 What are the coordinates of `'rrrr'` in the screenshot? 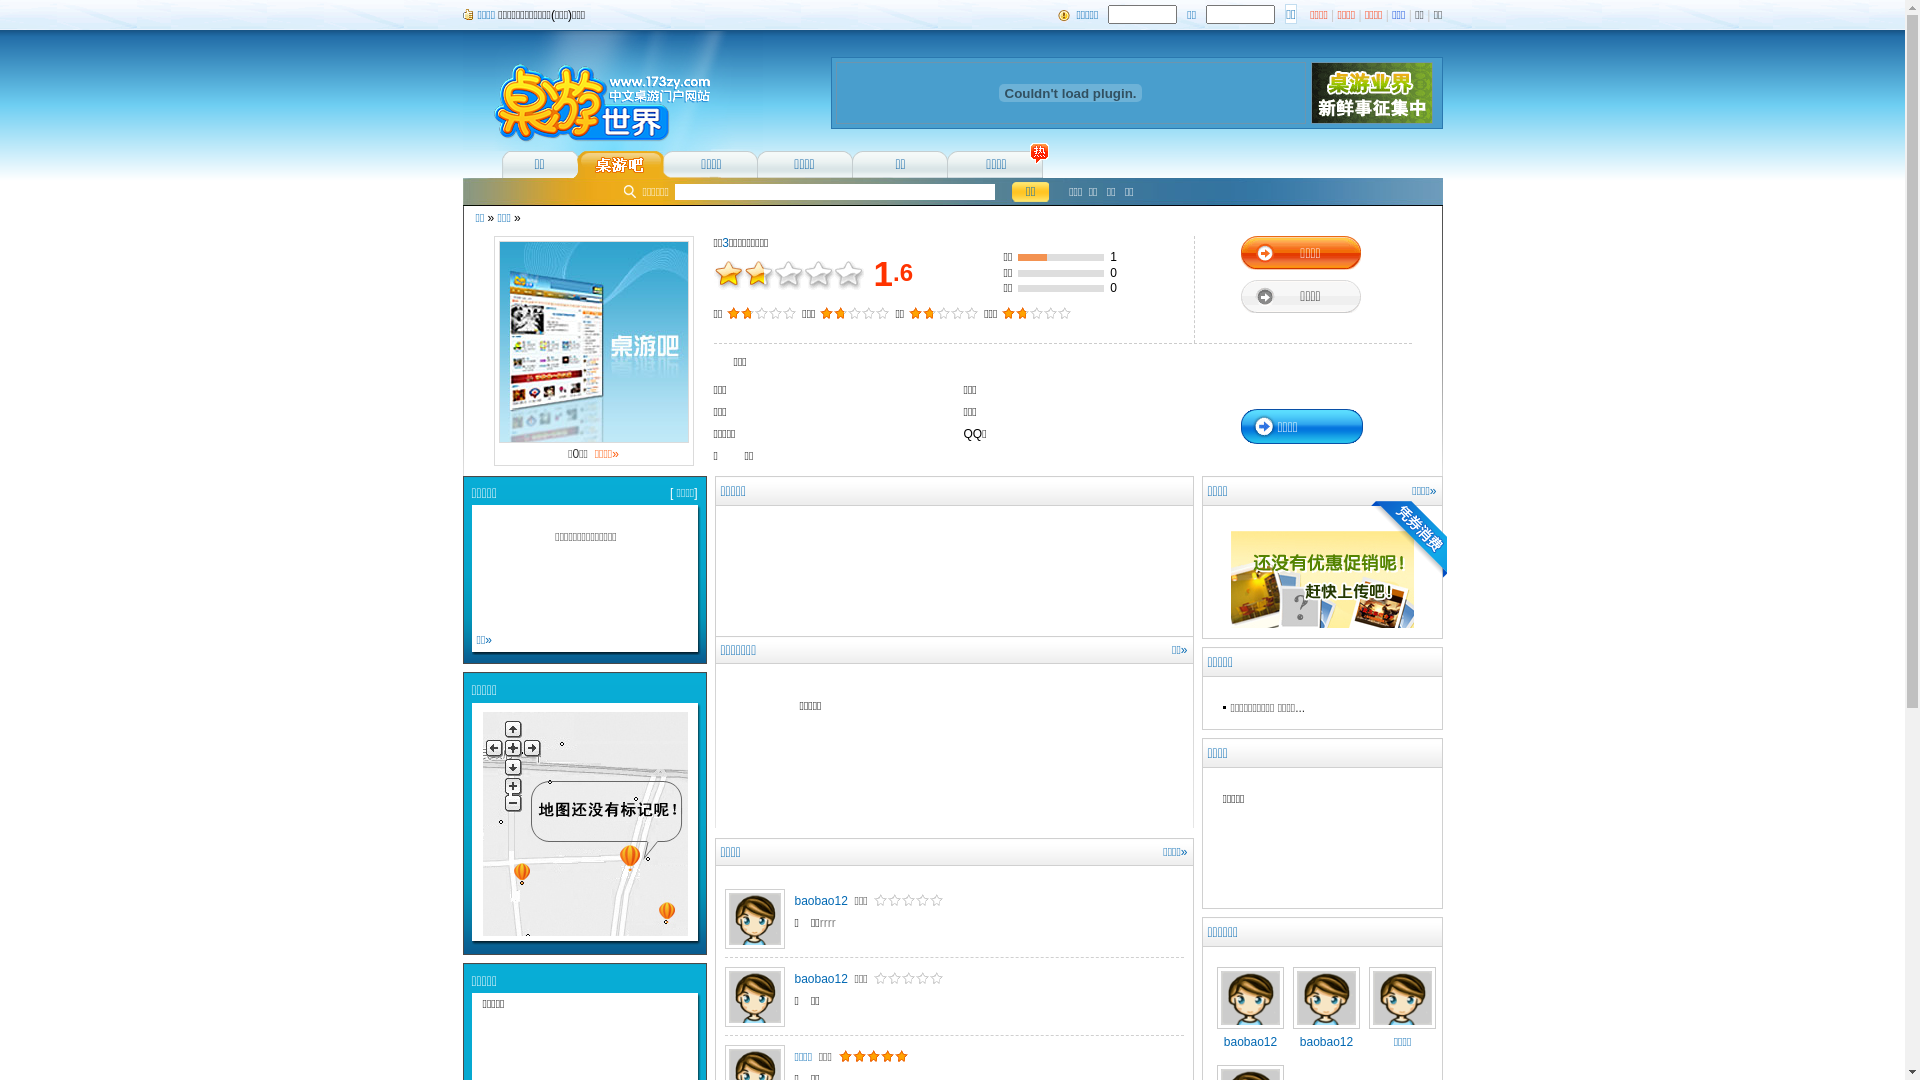 It's located at (828, 922).